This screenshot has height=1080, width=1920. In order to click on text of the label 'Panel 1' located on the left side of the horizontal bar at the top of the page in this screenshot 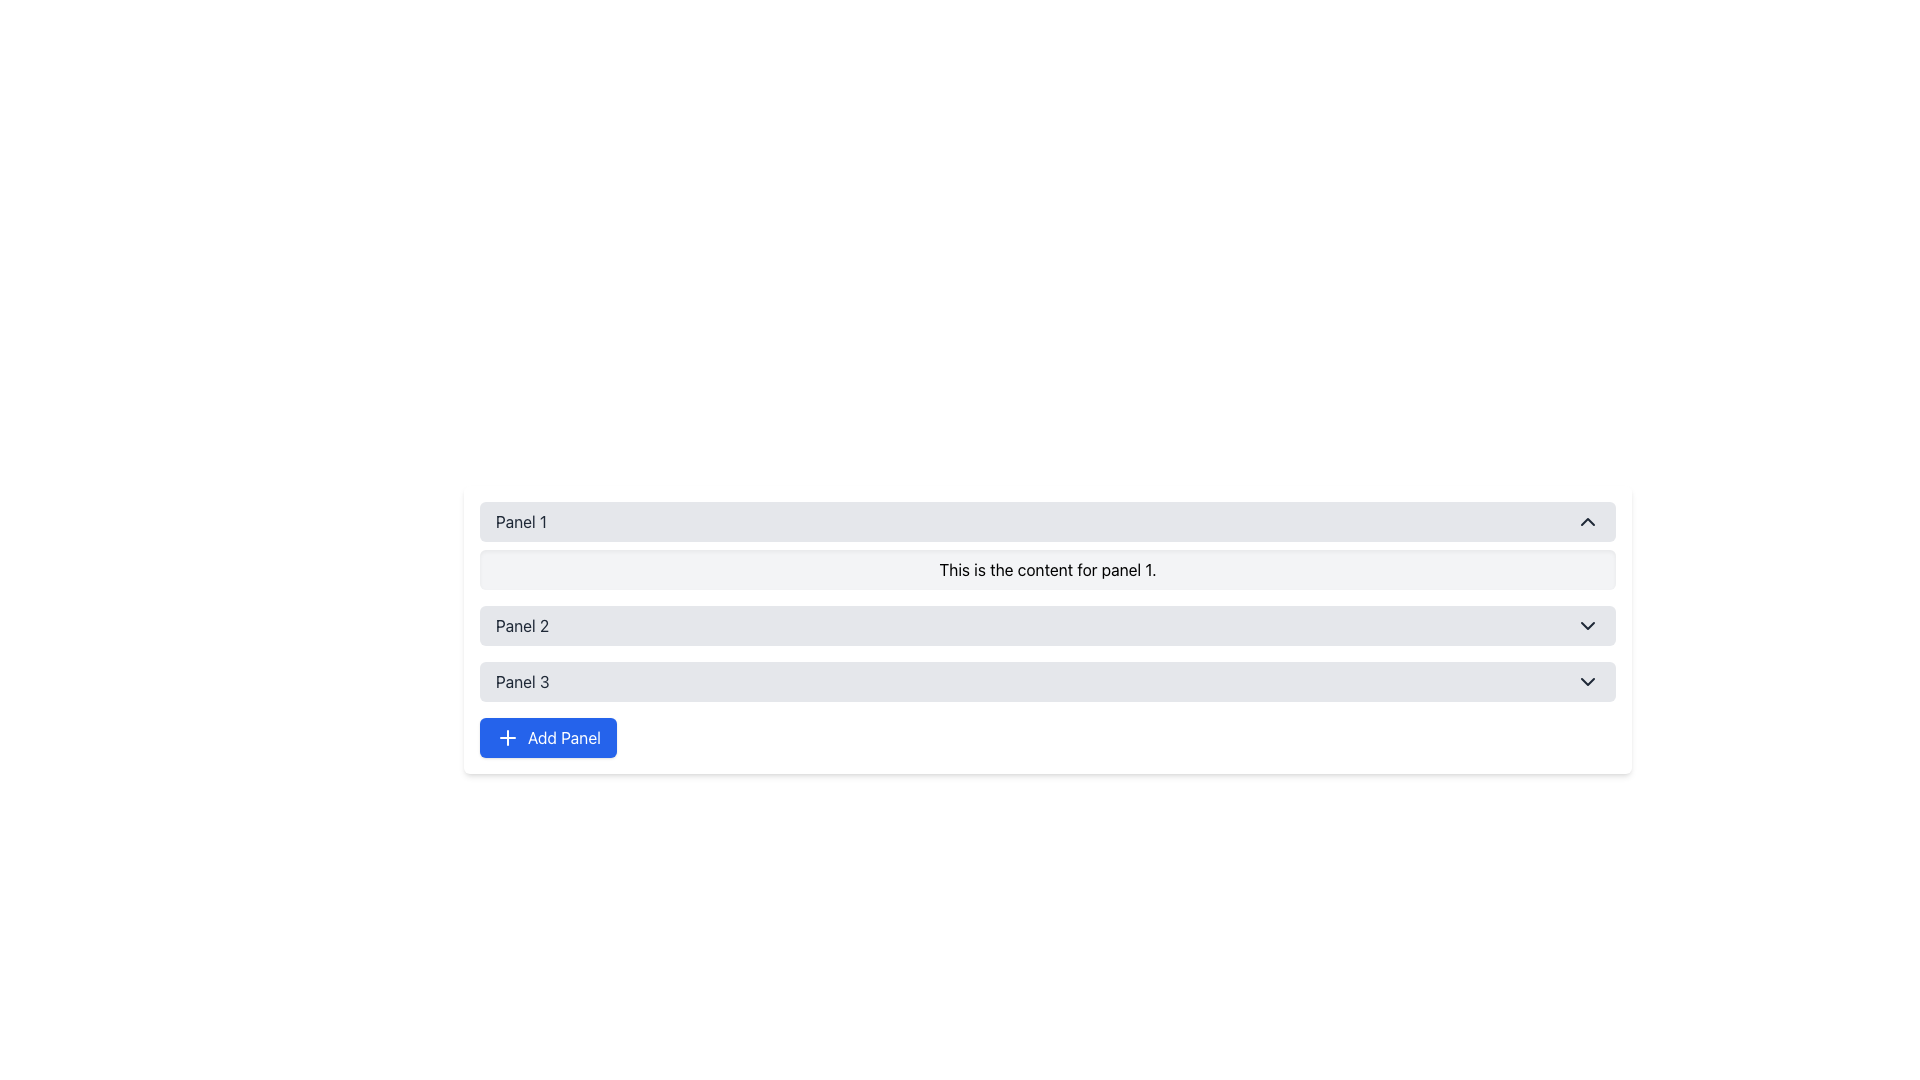, I will do `click(521, 520)`.